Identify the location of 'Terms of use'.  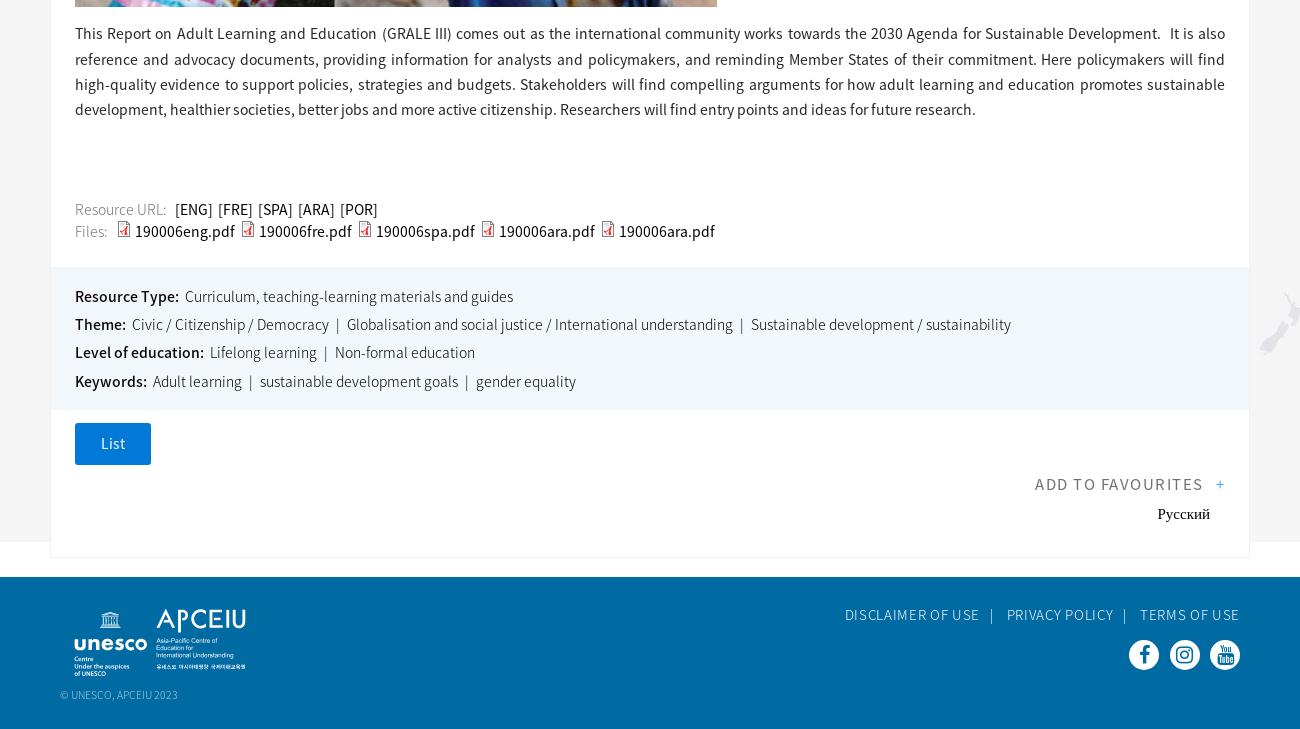
(1139, 613).